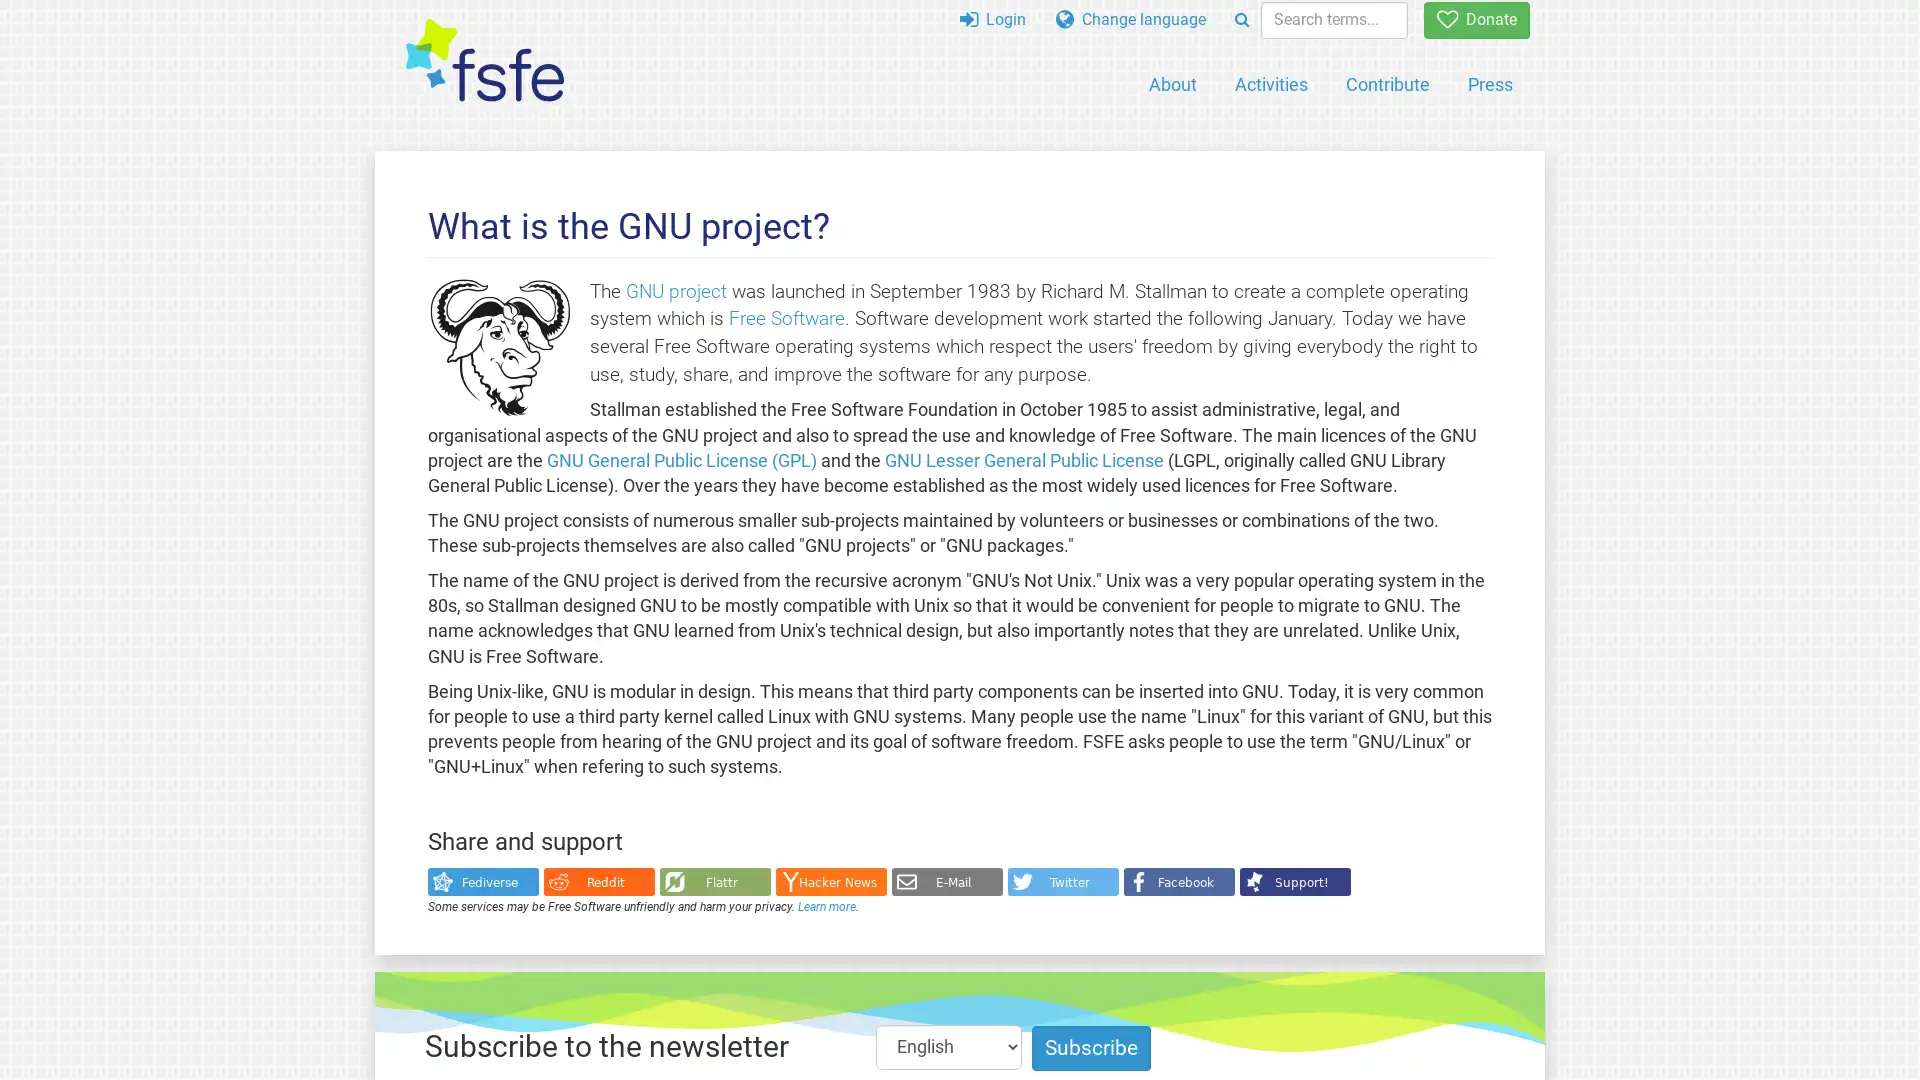 The image size is (1920, 1080). I want to click on Support!, so click(1294, 881).